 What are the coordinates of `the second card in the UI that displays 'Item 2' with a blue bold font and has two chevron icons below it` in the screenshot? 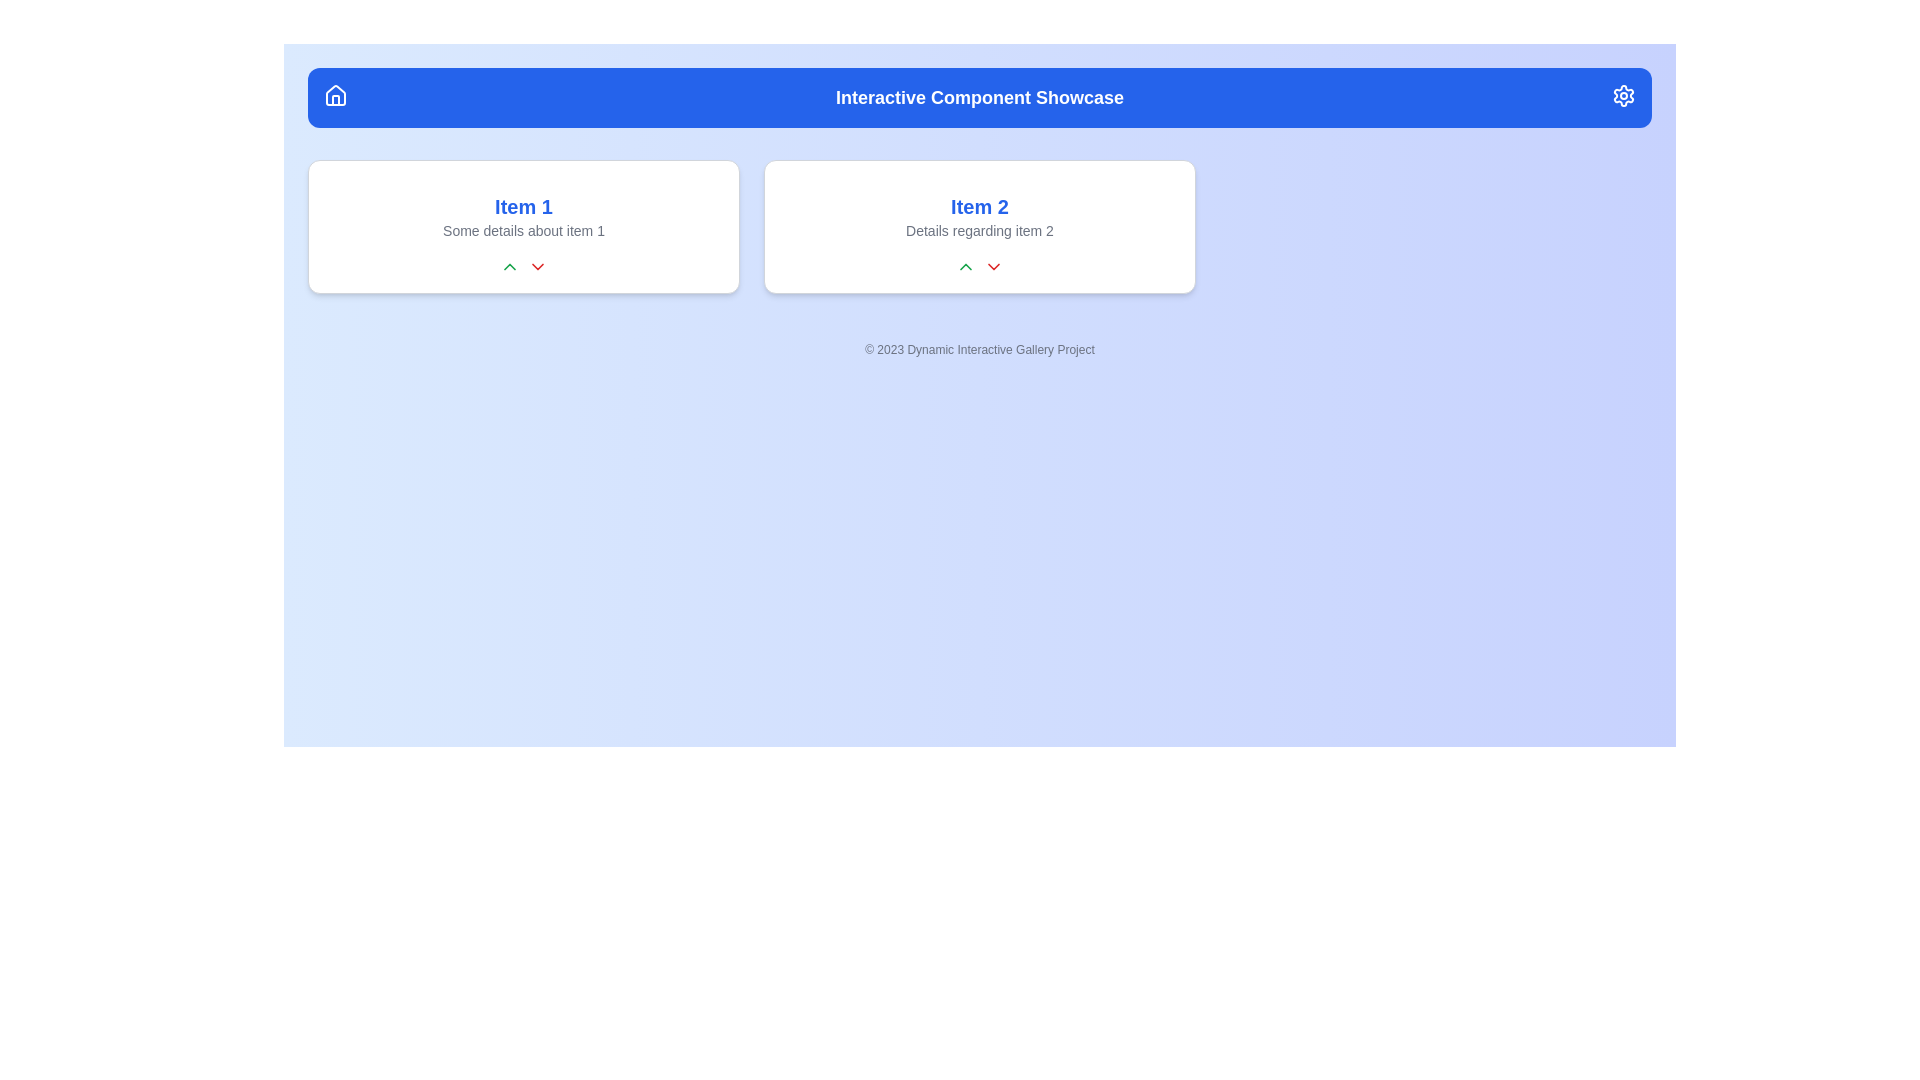 It's located at (979, 226).